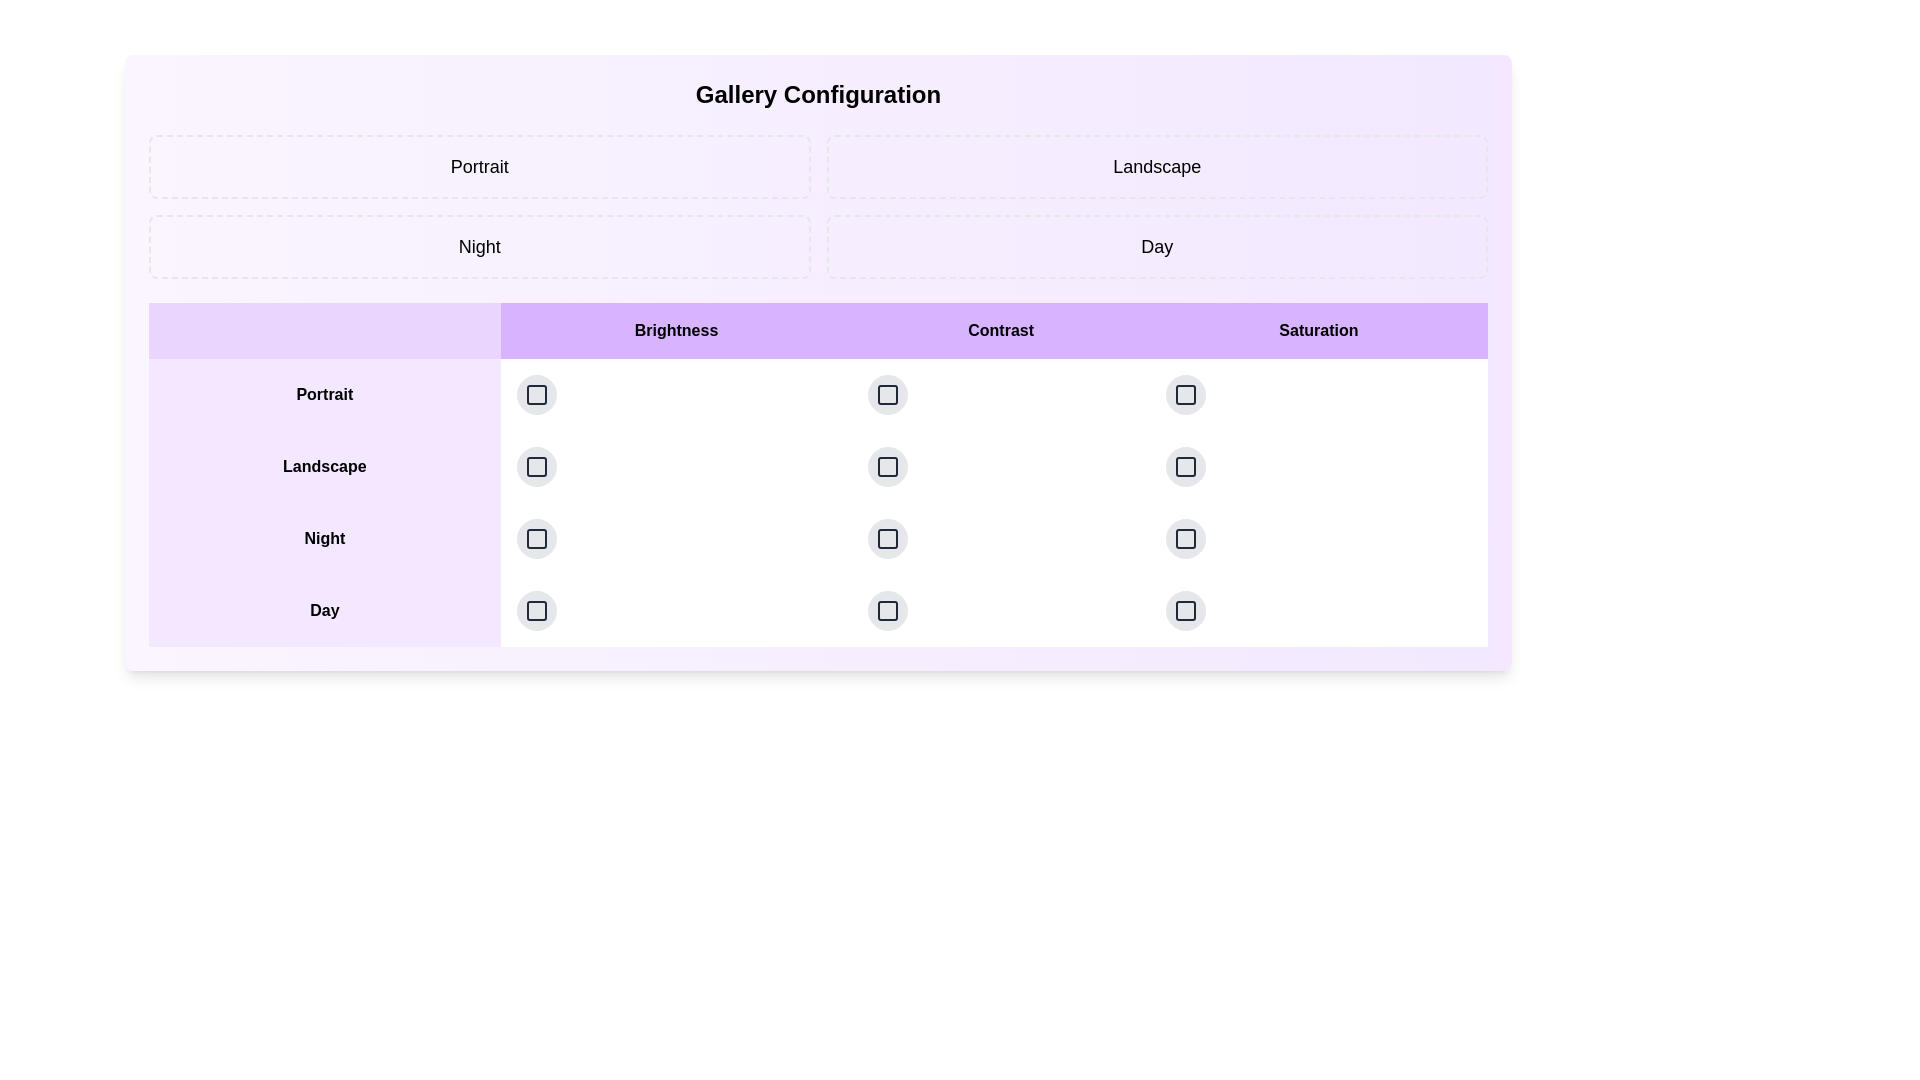  Describe the element at coordinates (1185, 394) in the screenshot. I see `the selectable option button in the 'Saturation' column aligned with the 'Day' row in the 'Gallery Configuration' interface` at that location.